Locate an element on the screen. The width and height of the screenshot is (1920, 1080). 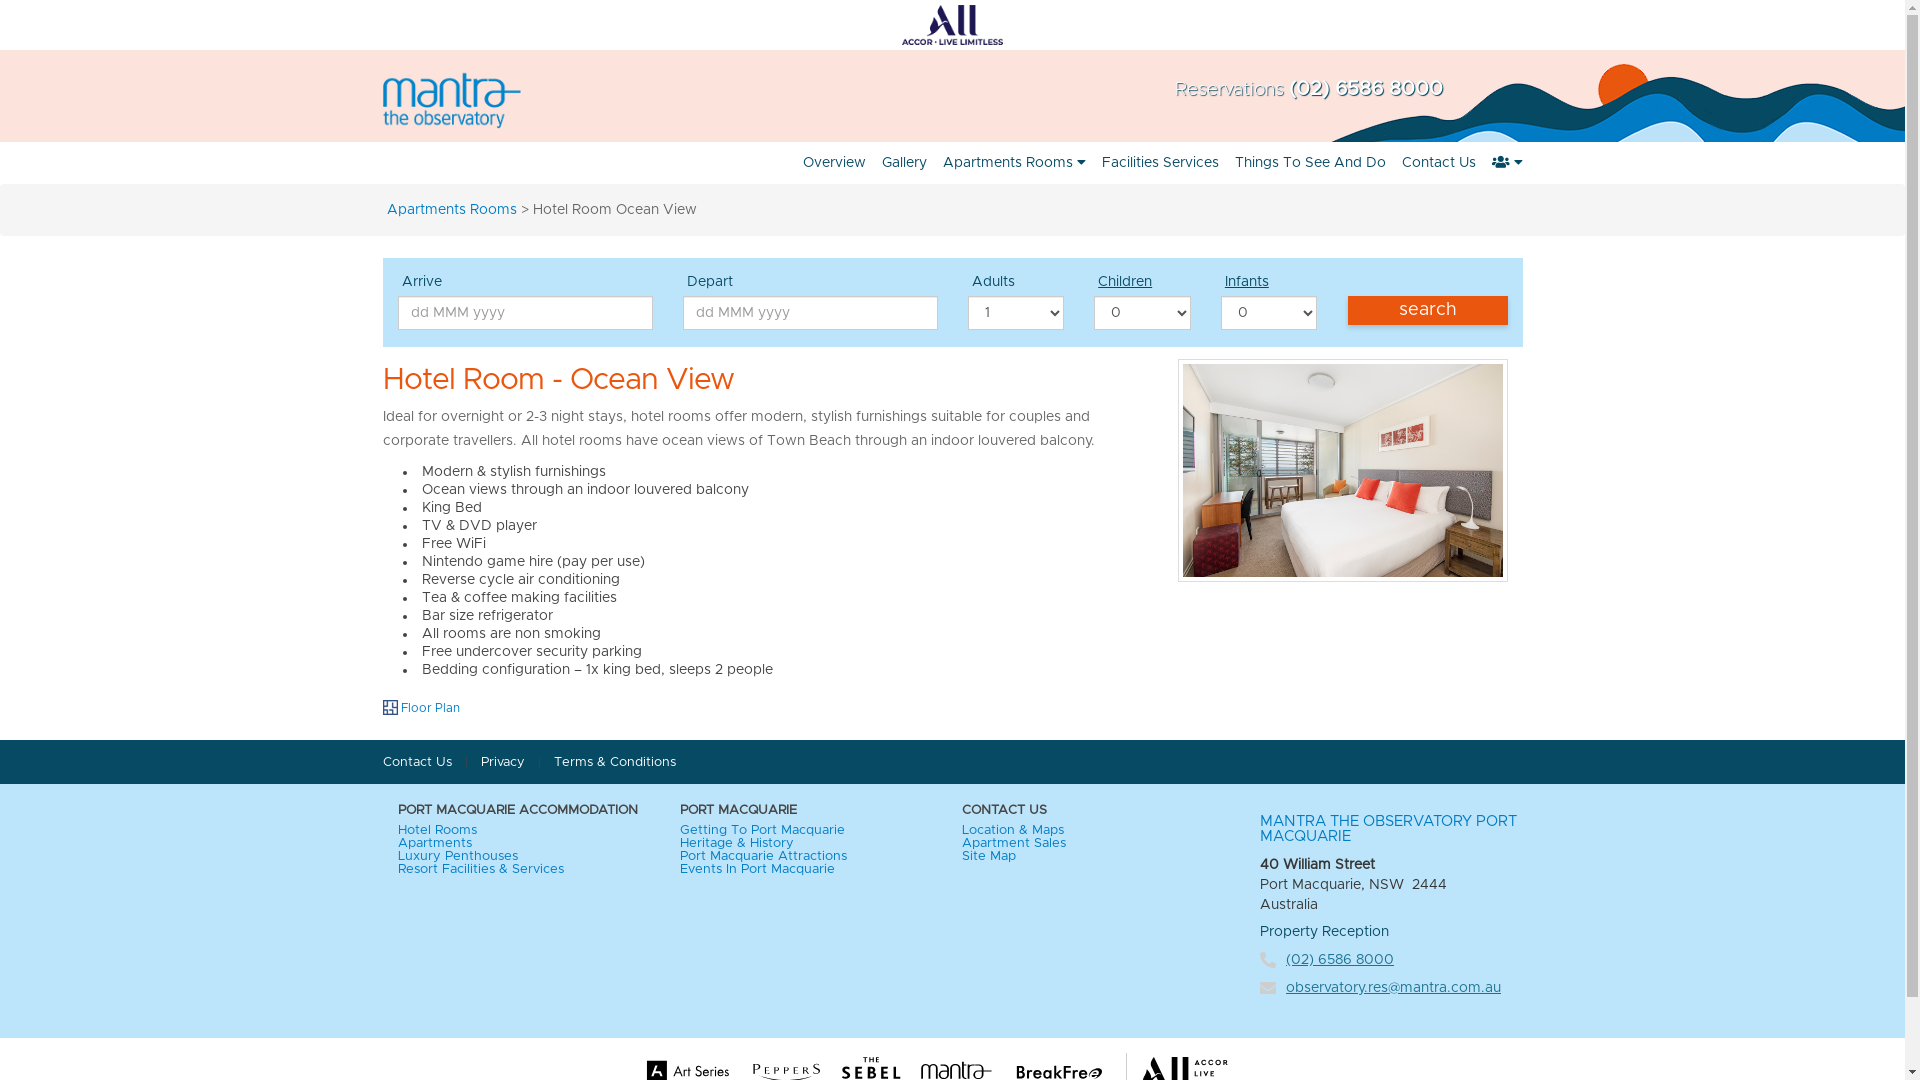
'Location & Maps' is located at coordinates (961, 830).